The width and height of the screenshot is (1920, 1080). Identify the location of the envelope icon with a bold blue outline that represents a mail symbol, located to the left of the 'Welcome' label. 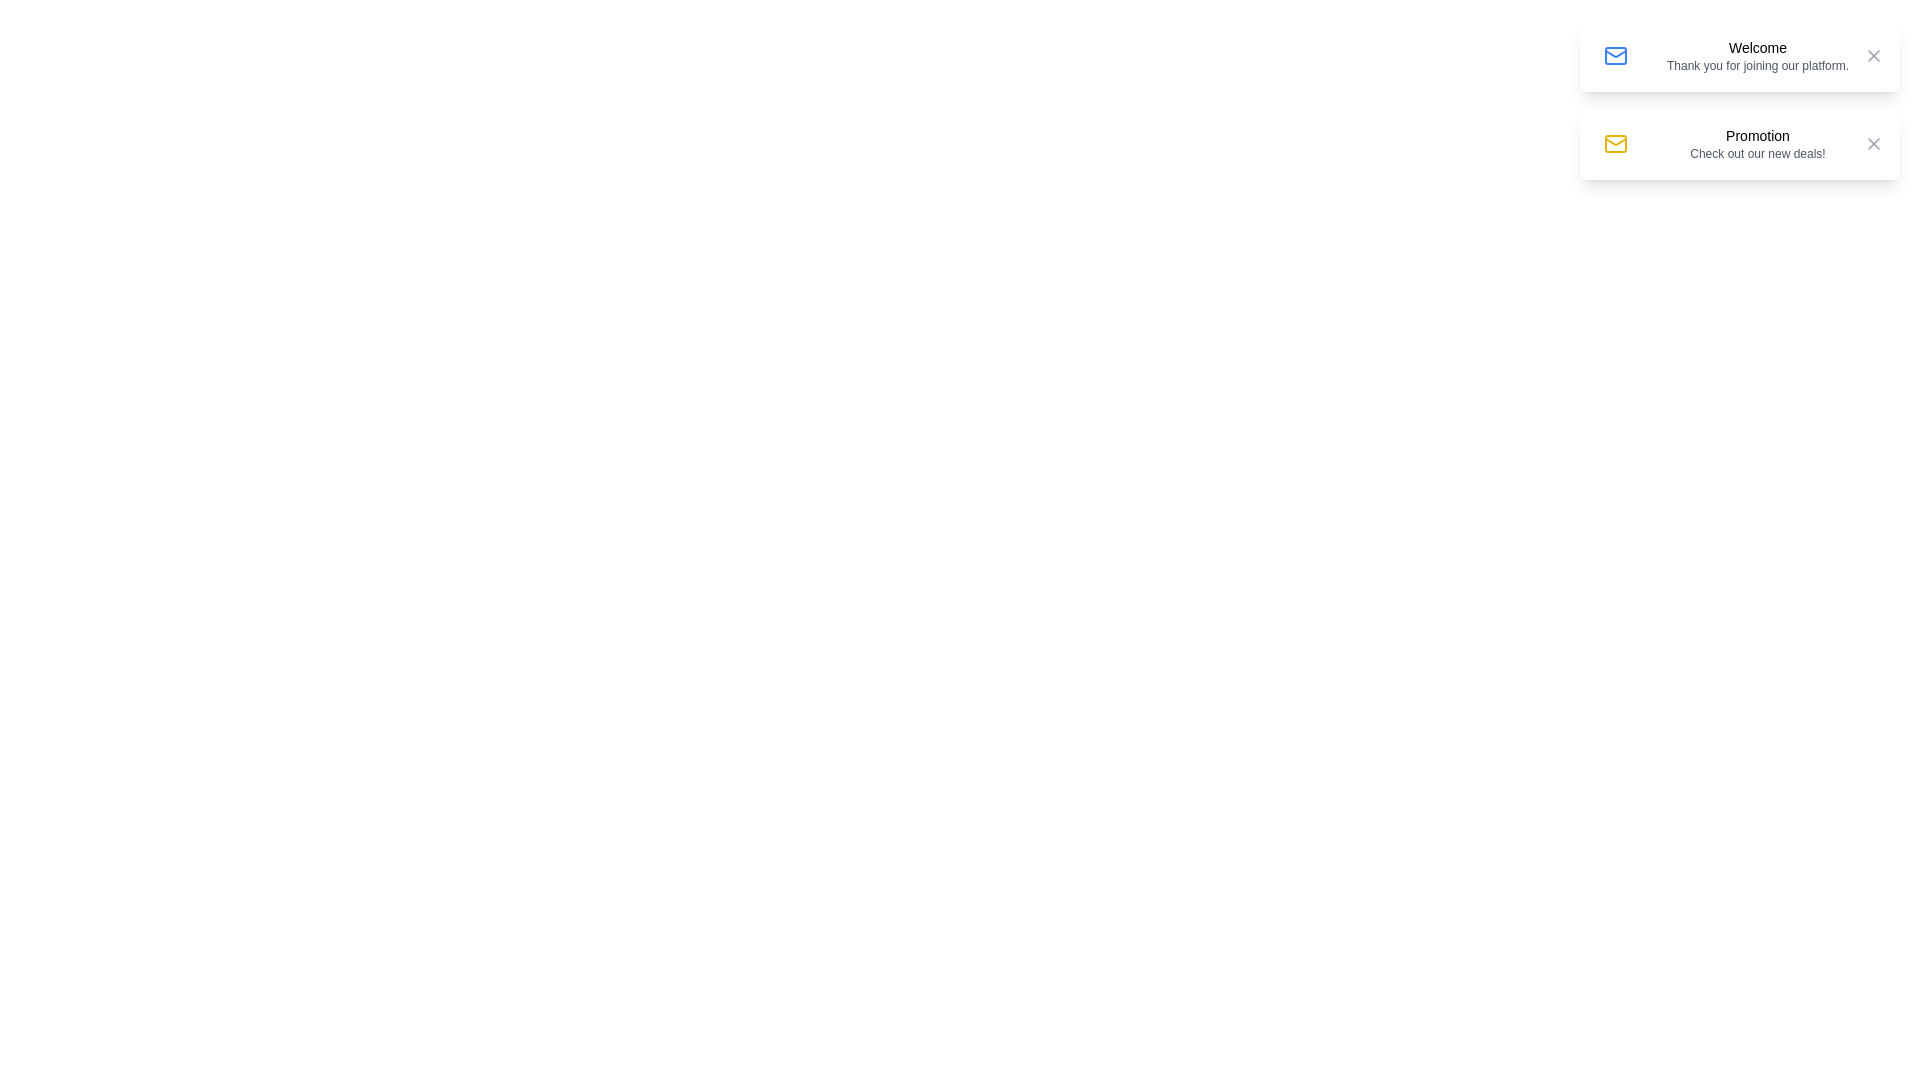
(1616, 55).